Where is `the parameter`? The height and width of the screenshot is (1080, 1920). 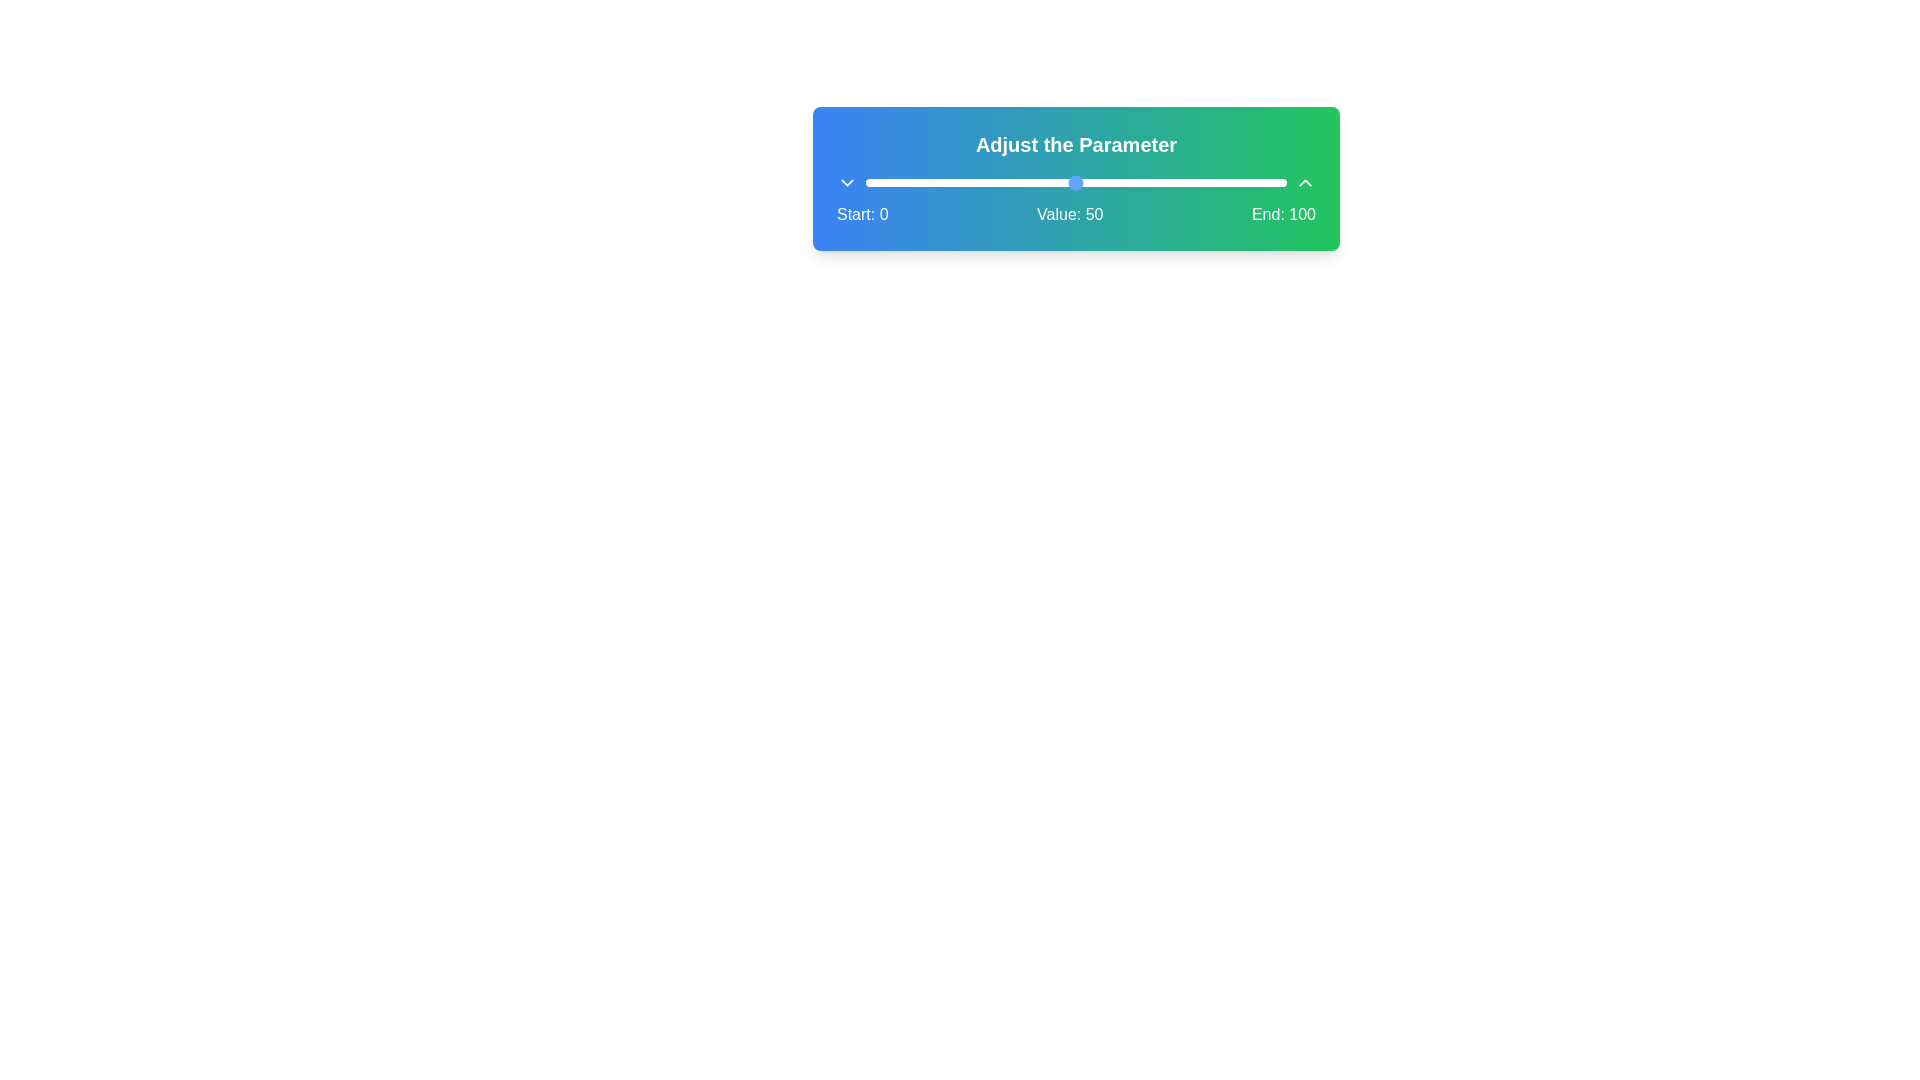
the parameter is located at coordinates (881, 182).